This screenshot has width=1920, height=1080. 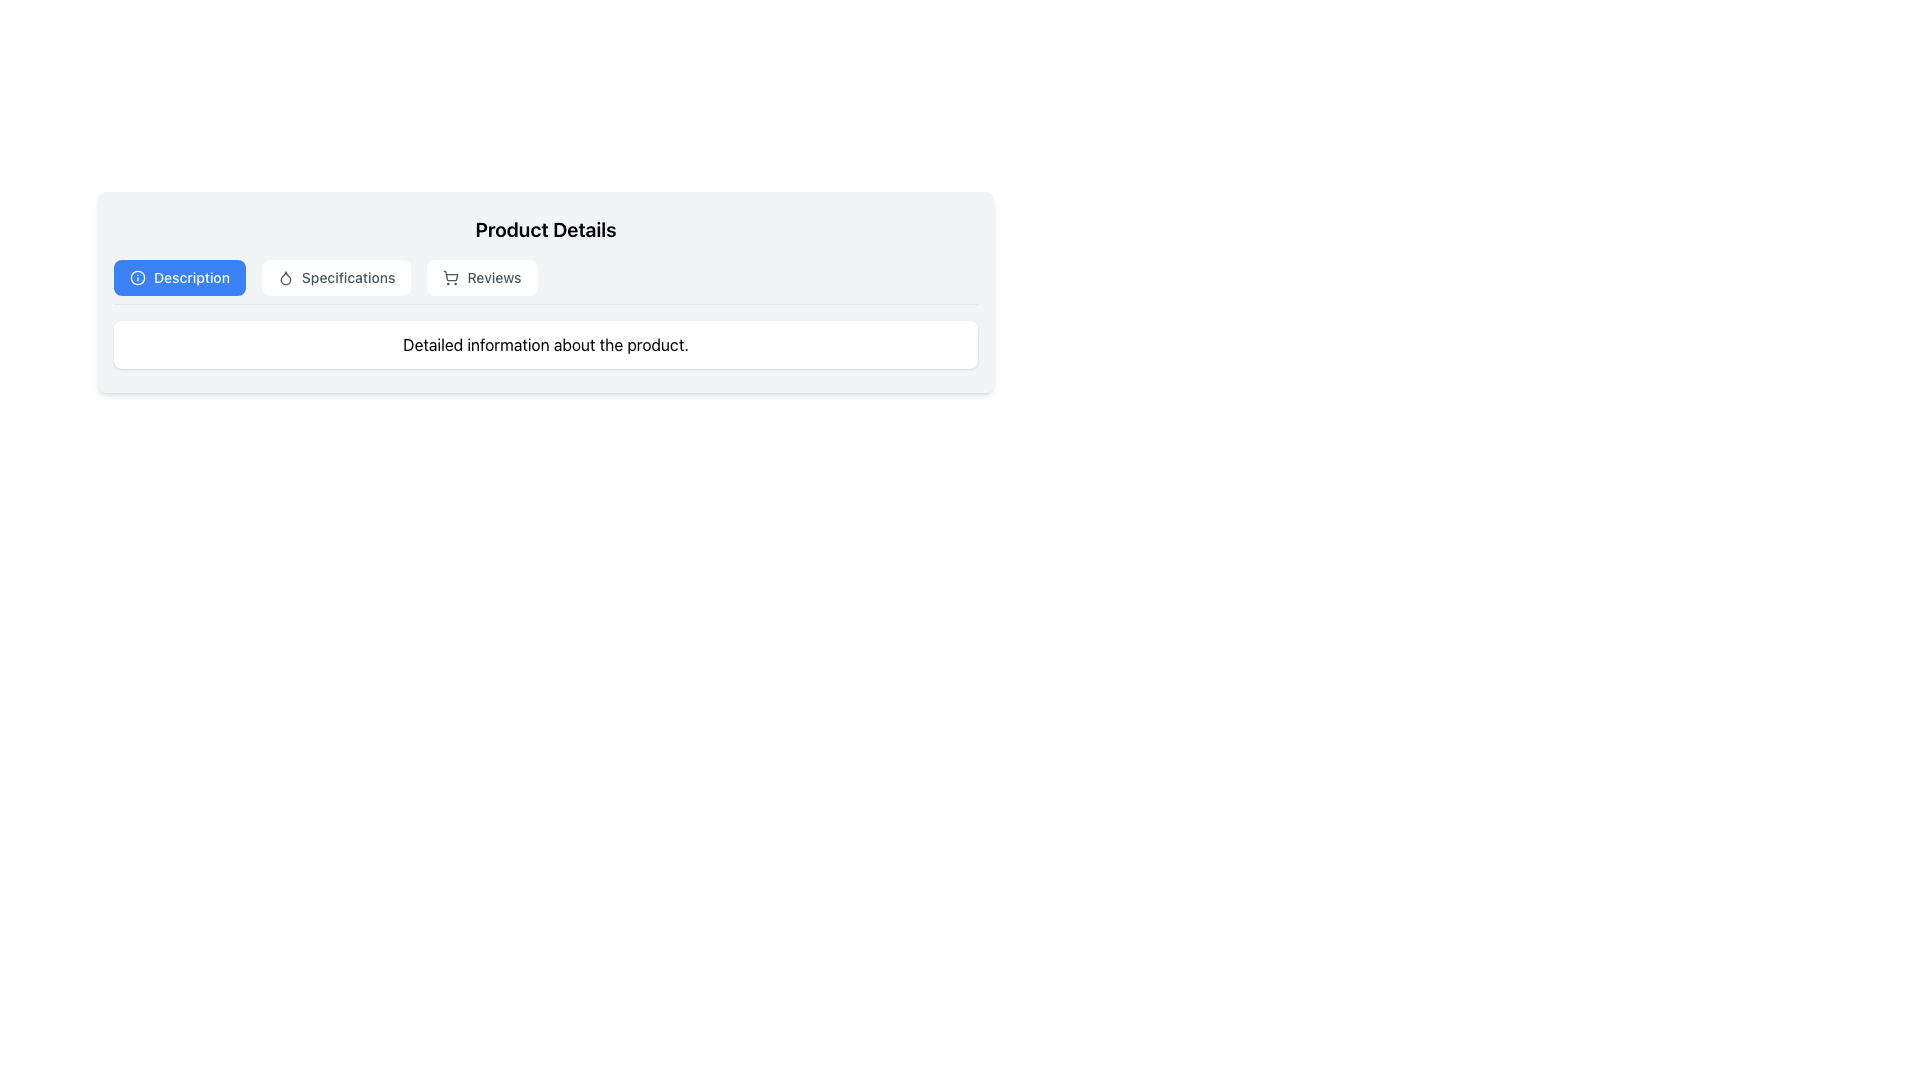 What do you see at coordinates (336, 277) in the screenshot?
I see `the 'Specifications' button, which is the second tab in a horizontal list between 'Description' and 'Reviews', featuring a droplet icon on the left` at bounding box center [336, 277].